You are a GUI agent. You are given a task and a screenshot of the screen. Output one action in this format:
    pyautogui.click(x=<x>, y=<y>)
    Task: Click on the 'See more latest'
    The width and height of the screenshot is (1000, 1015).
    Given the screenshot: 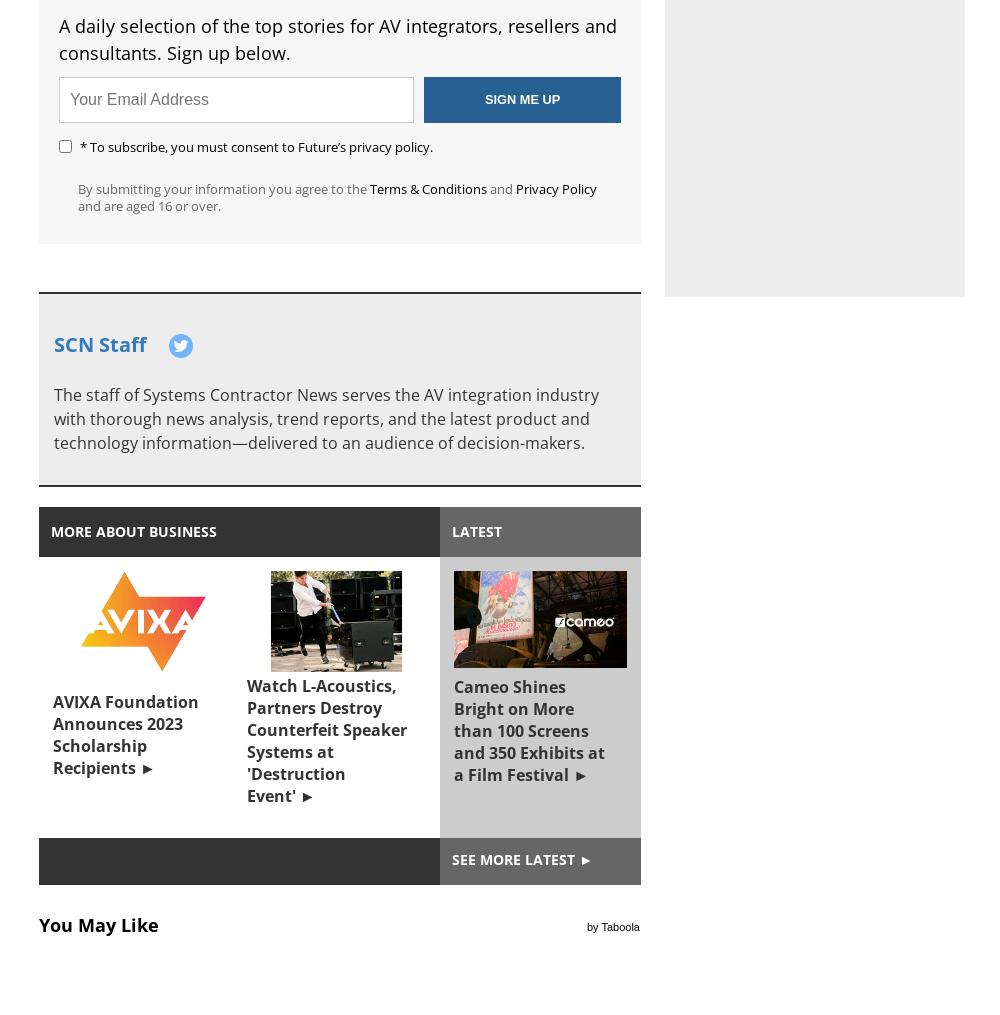 What is the action you would take?
    pyautogui.click(x=513, y=859)
    